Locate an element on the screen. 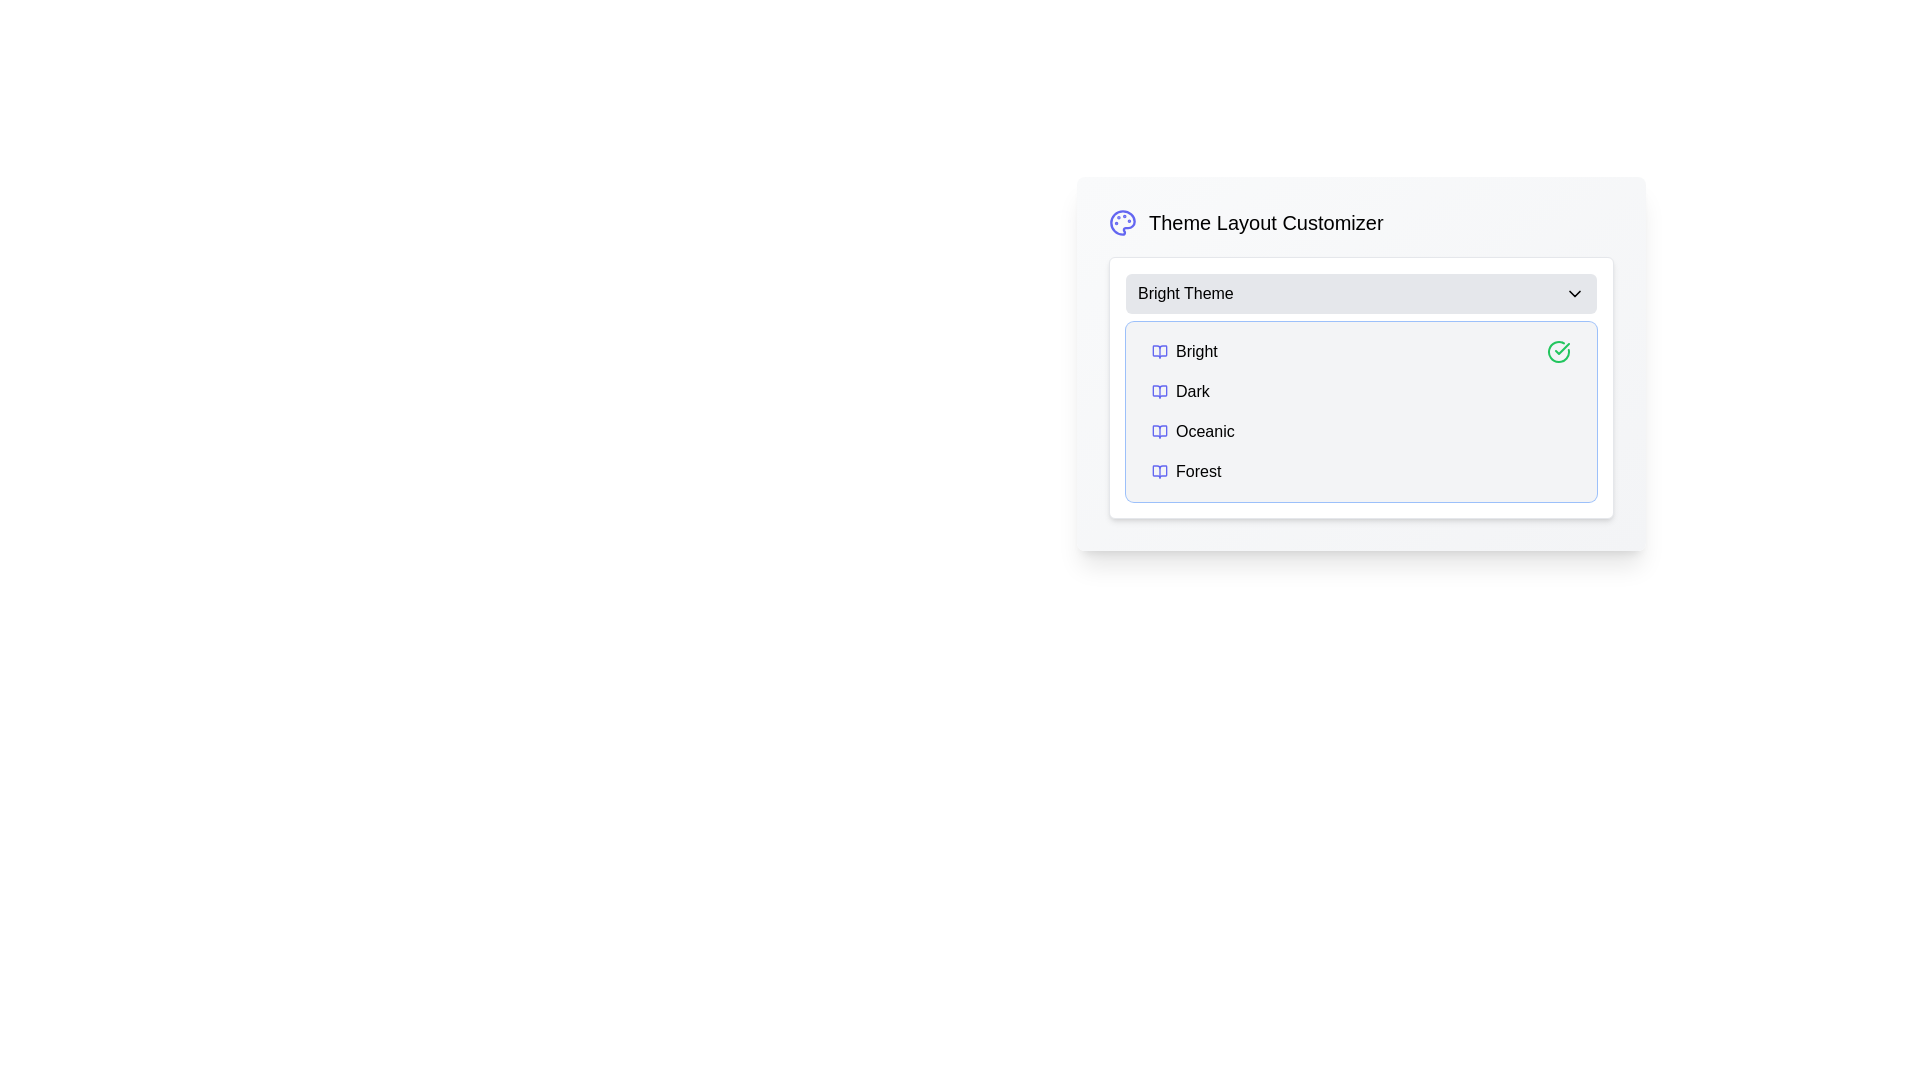 The width and height of the screenshot is (1920, 1080). the small indigo book icon located to the left of the 'Bright' option in the 'Theme Layout Customizer' is located at coordinates (1160, 350).